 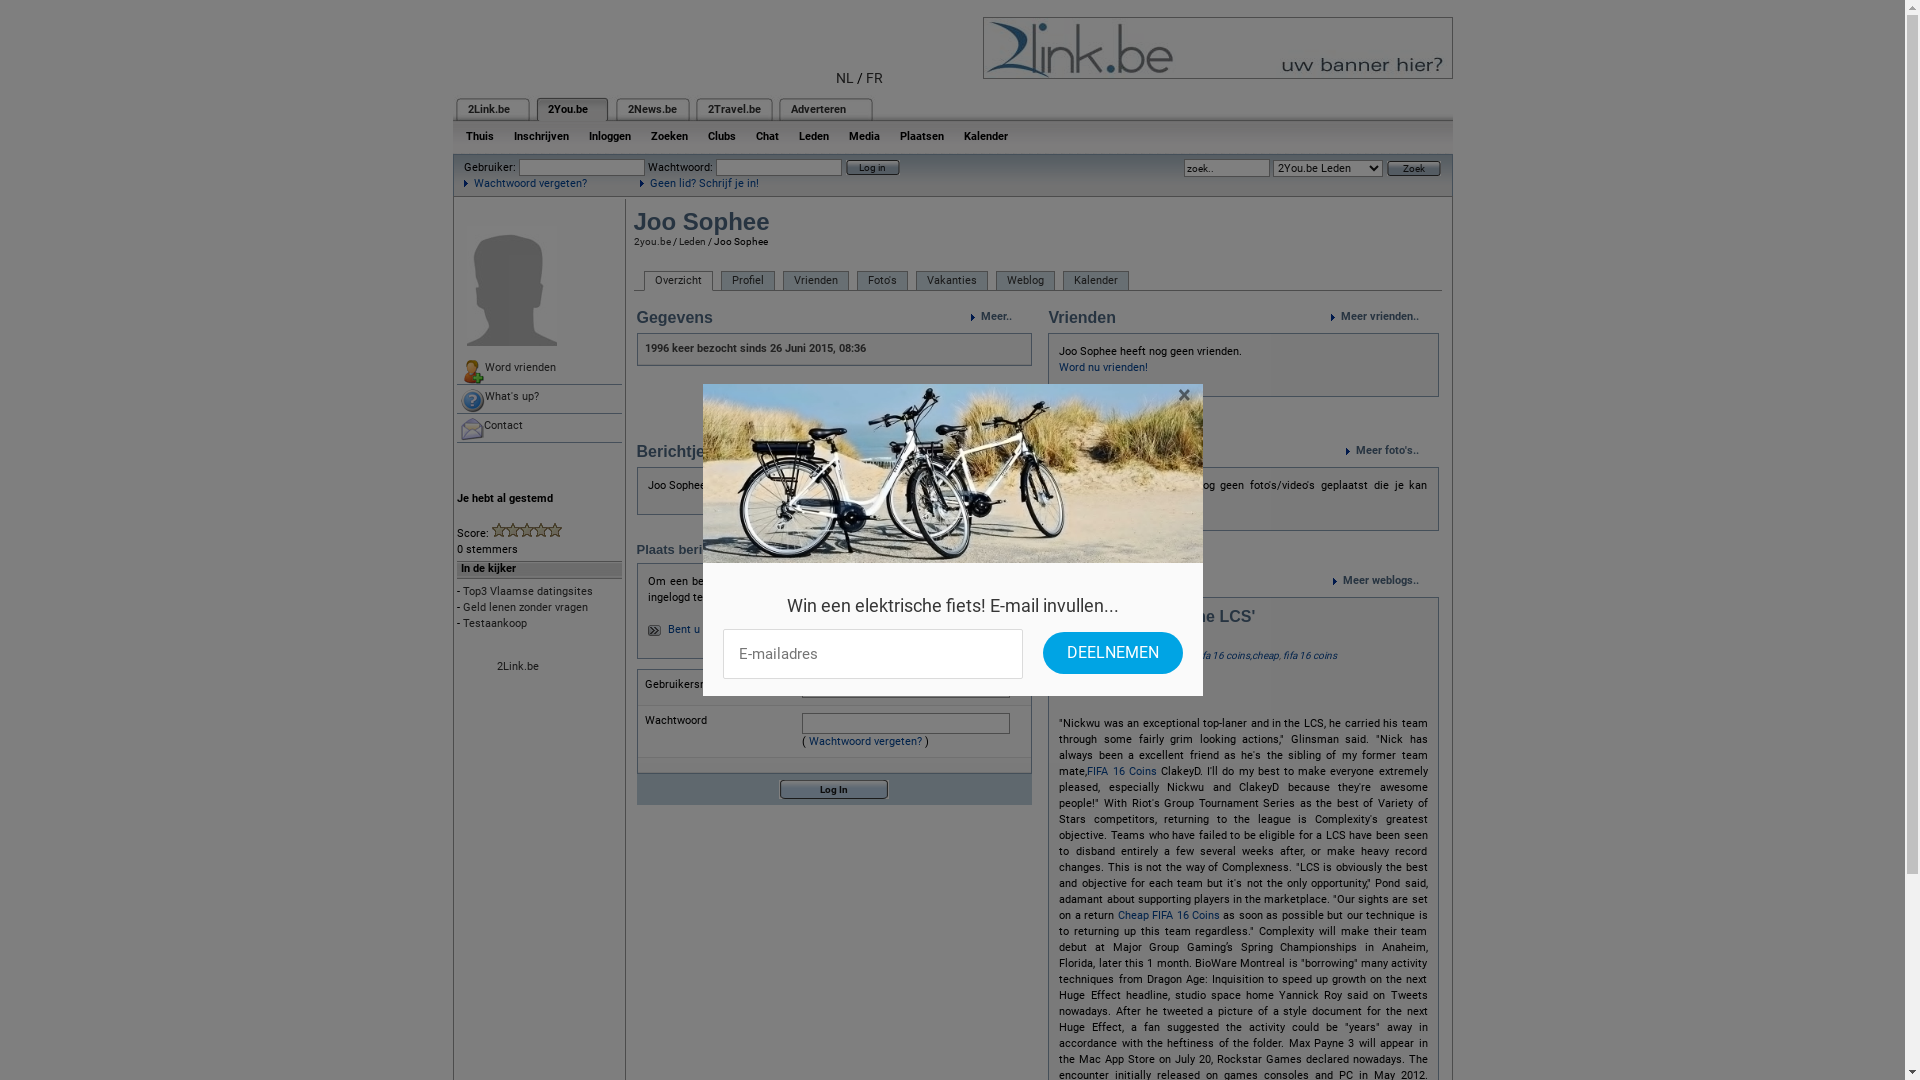 What do you see at coordinates (652, 240) in the screenshot?
I see `'2you.be'` at bounding box center [652, 240].